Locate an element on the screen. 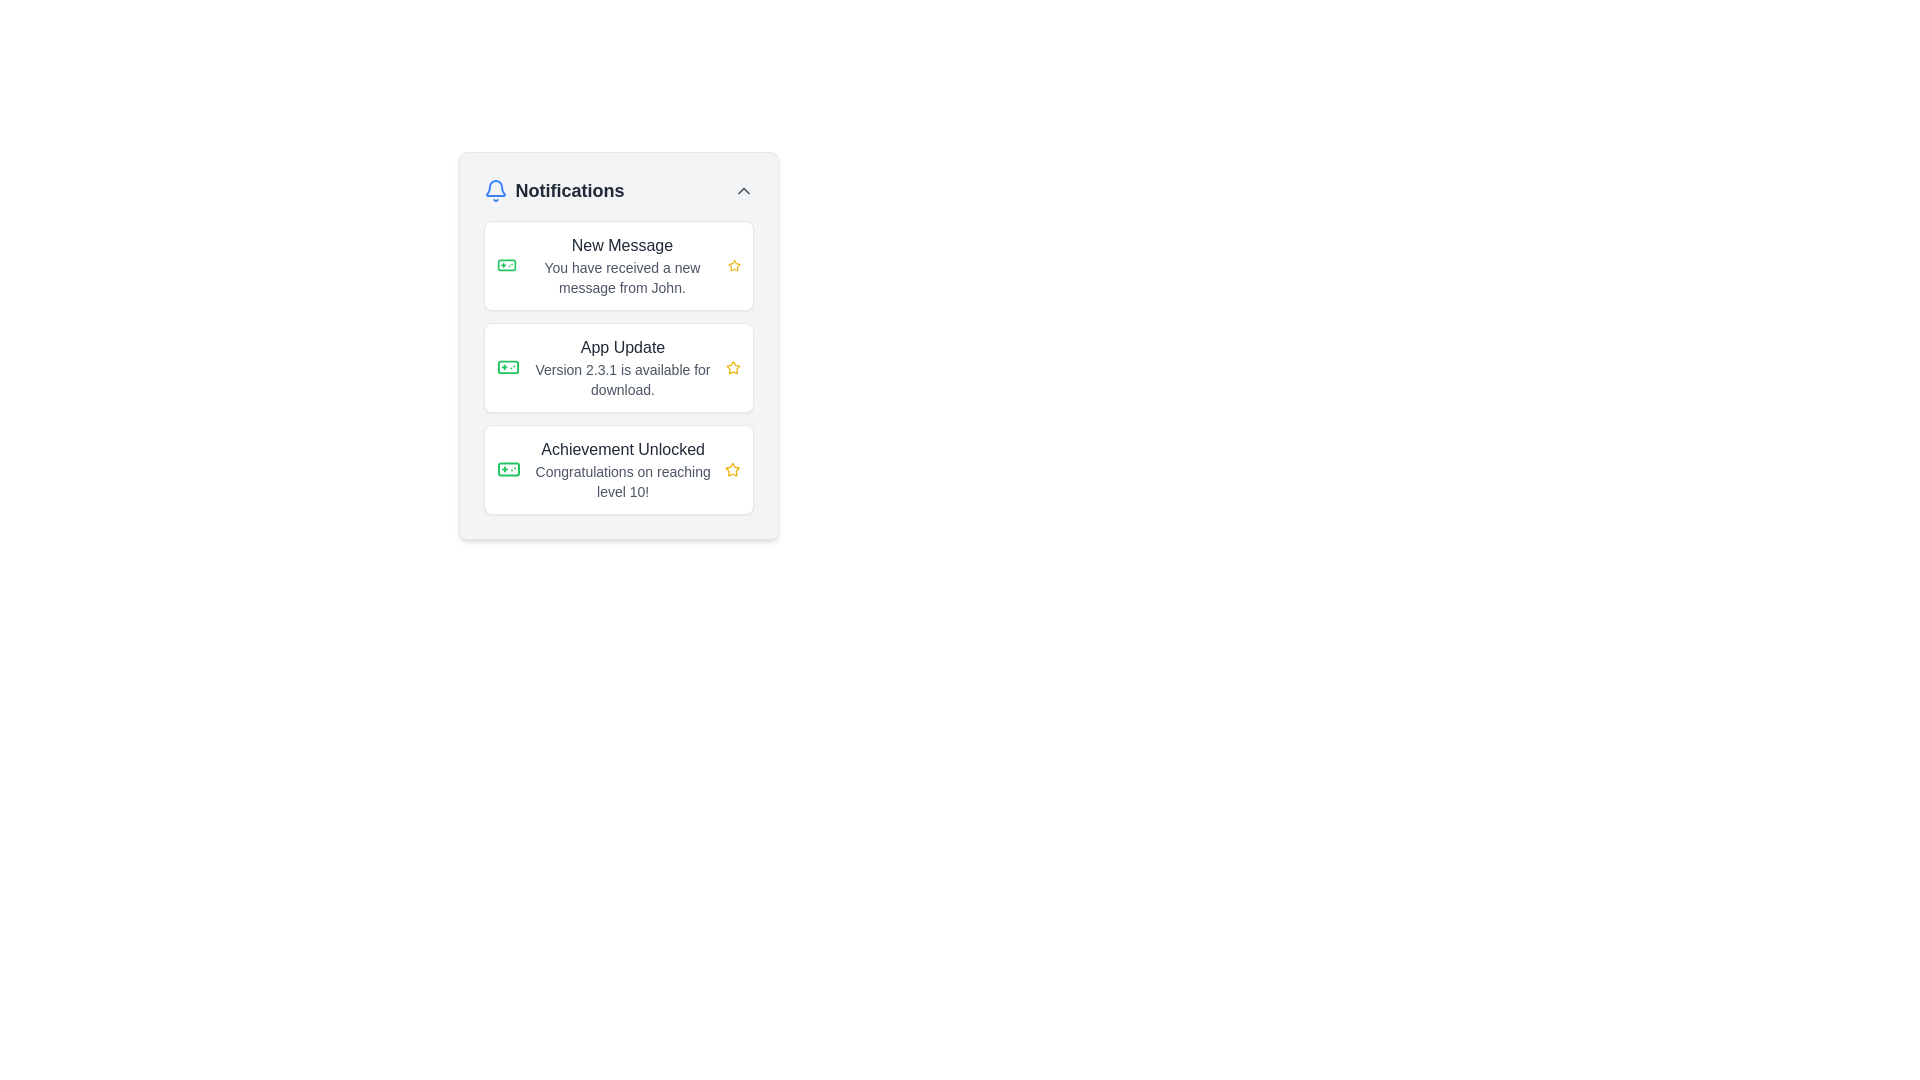 The image size is (1920, 1080). the favorite star icon located at the extreme right side of the 'New Message' notification is located at coordinates (733, 265).